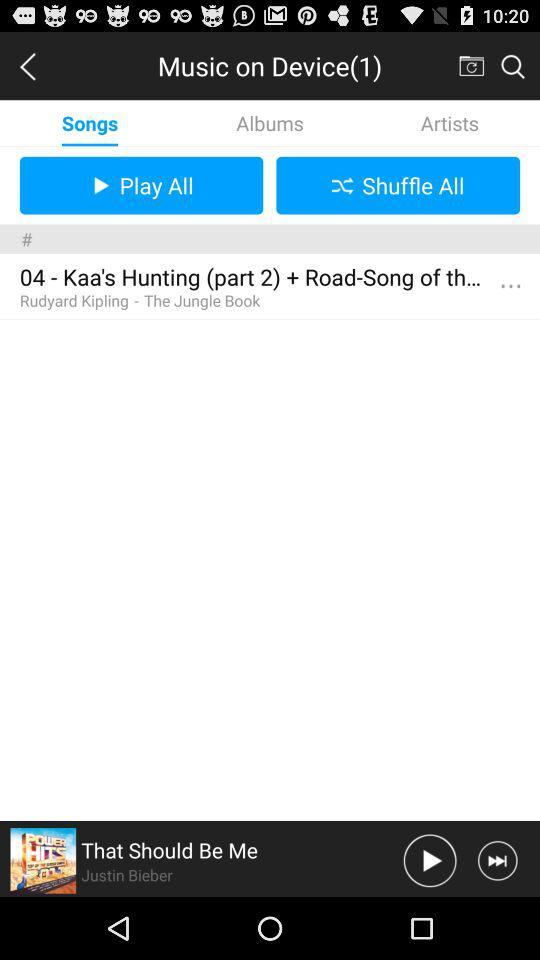  Describe the element at coordinates (496, 921) in the screenshot. I see `the skip_next icon` at that location.